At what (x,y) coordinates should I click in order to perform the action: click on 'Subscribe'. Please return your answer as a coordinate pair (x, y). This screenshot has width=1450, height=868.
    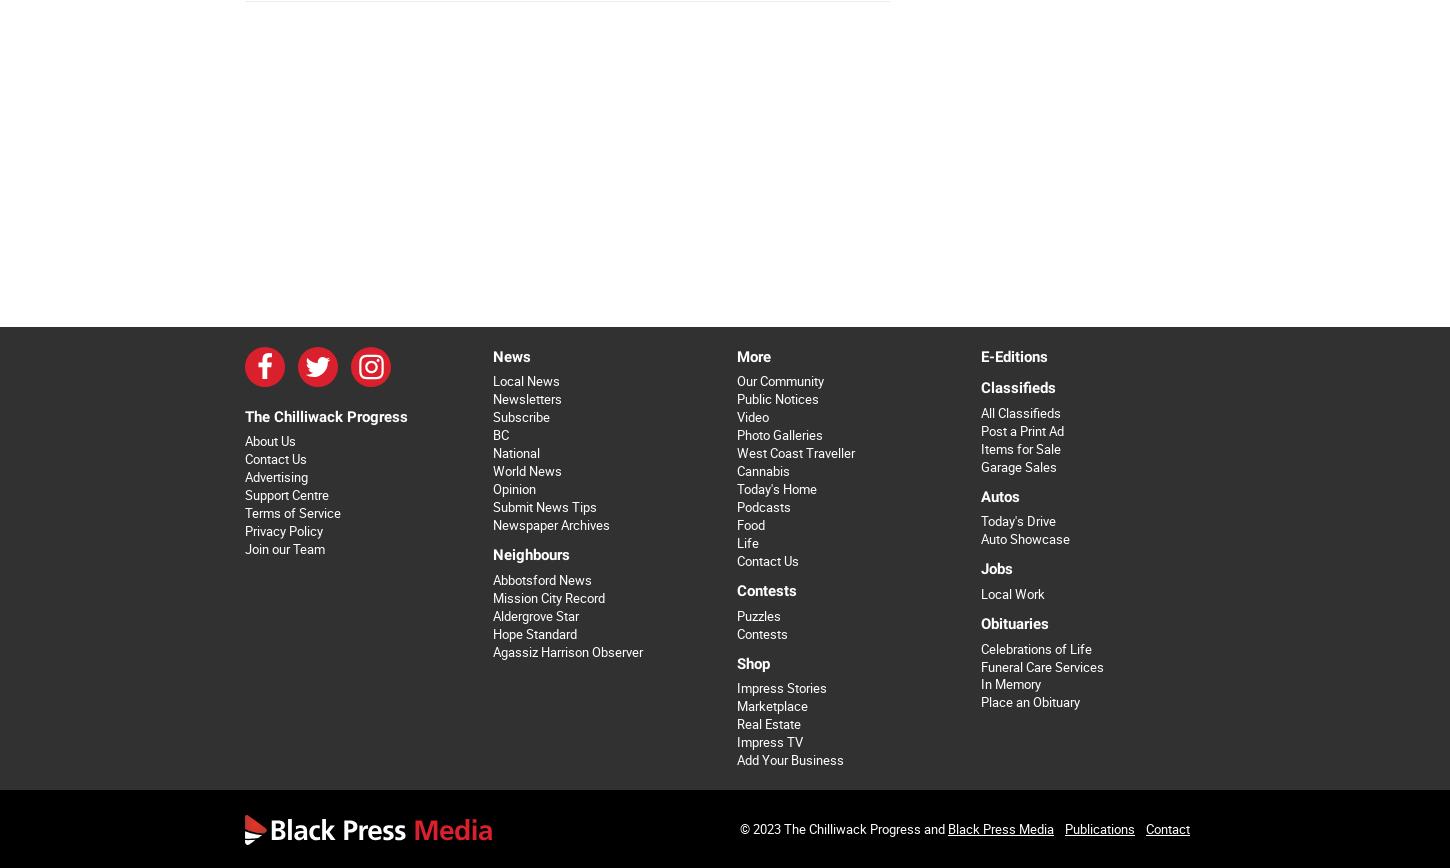
    Looking at the image, I should click on (491, 417).